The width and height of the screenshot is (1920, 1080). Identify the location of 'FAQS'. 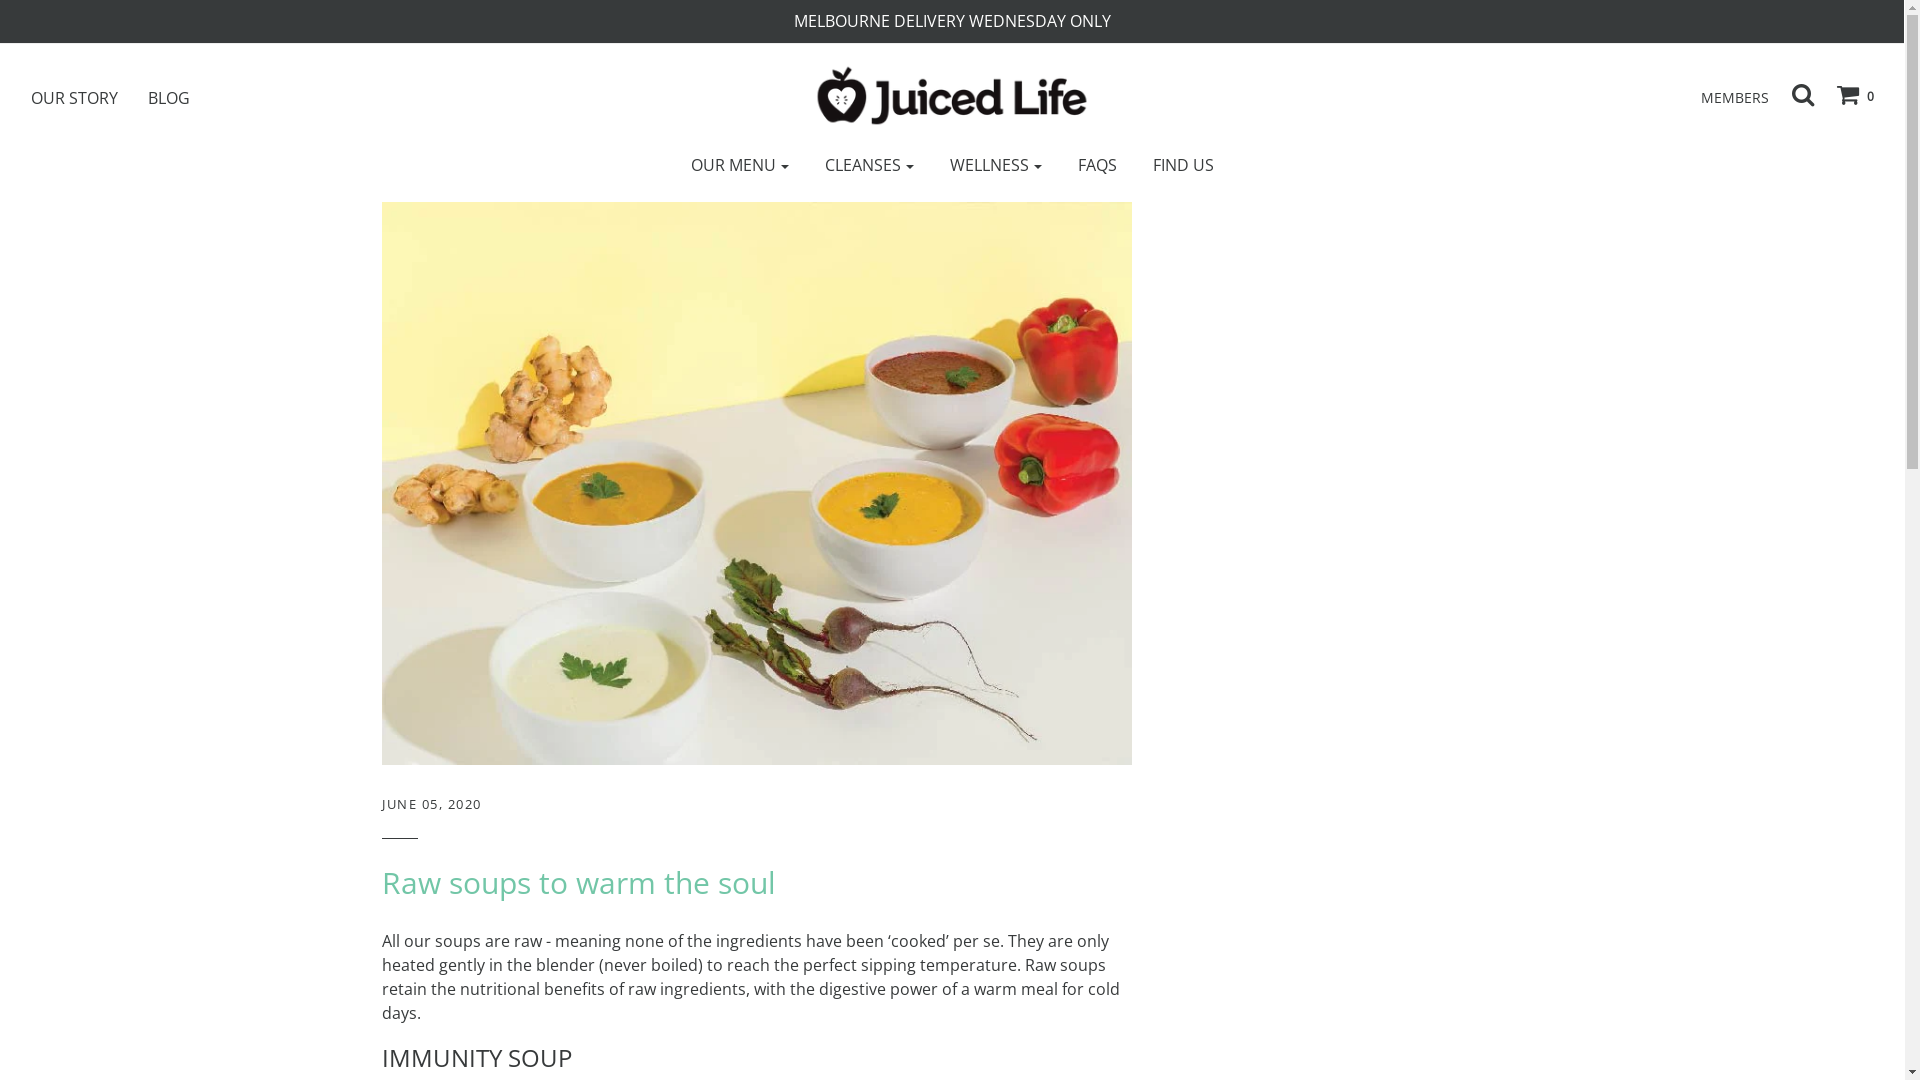
(1095, 164).